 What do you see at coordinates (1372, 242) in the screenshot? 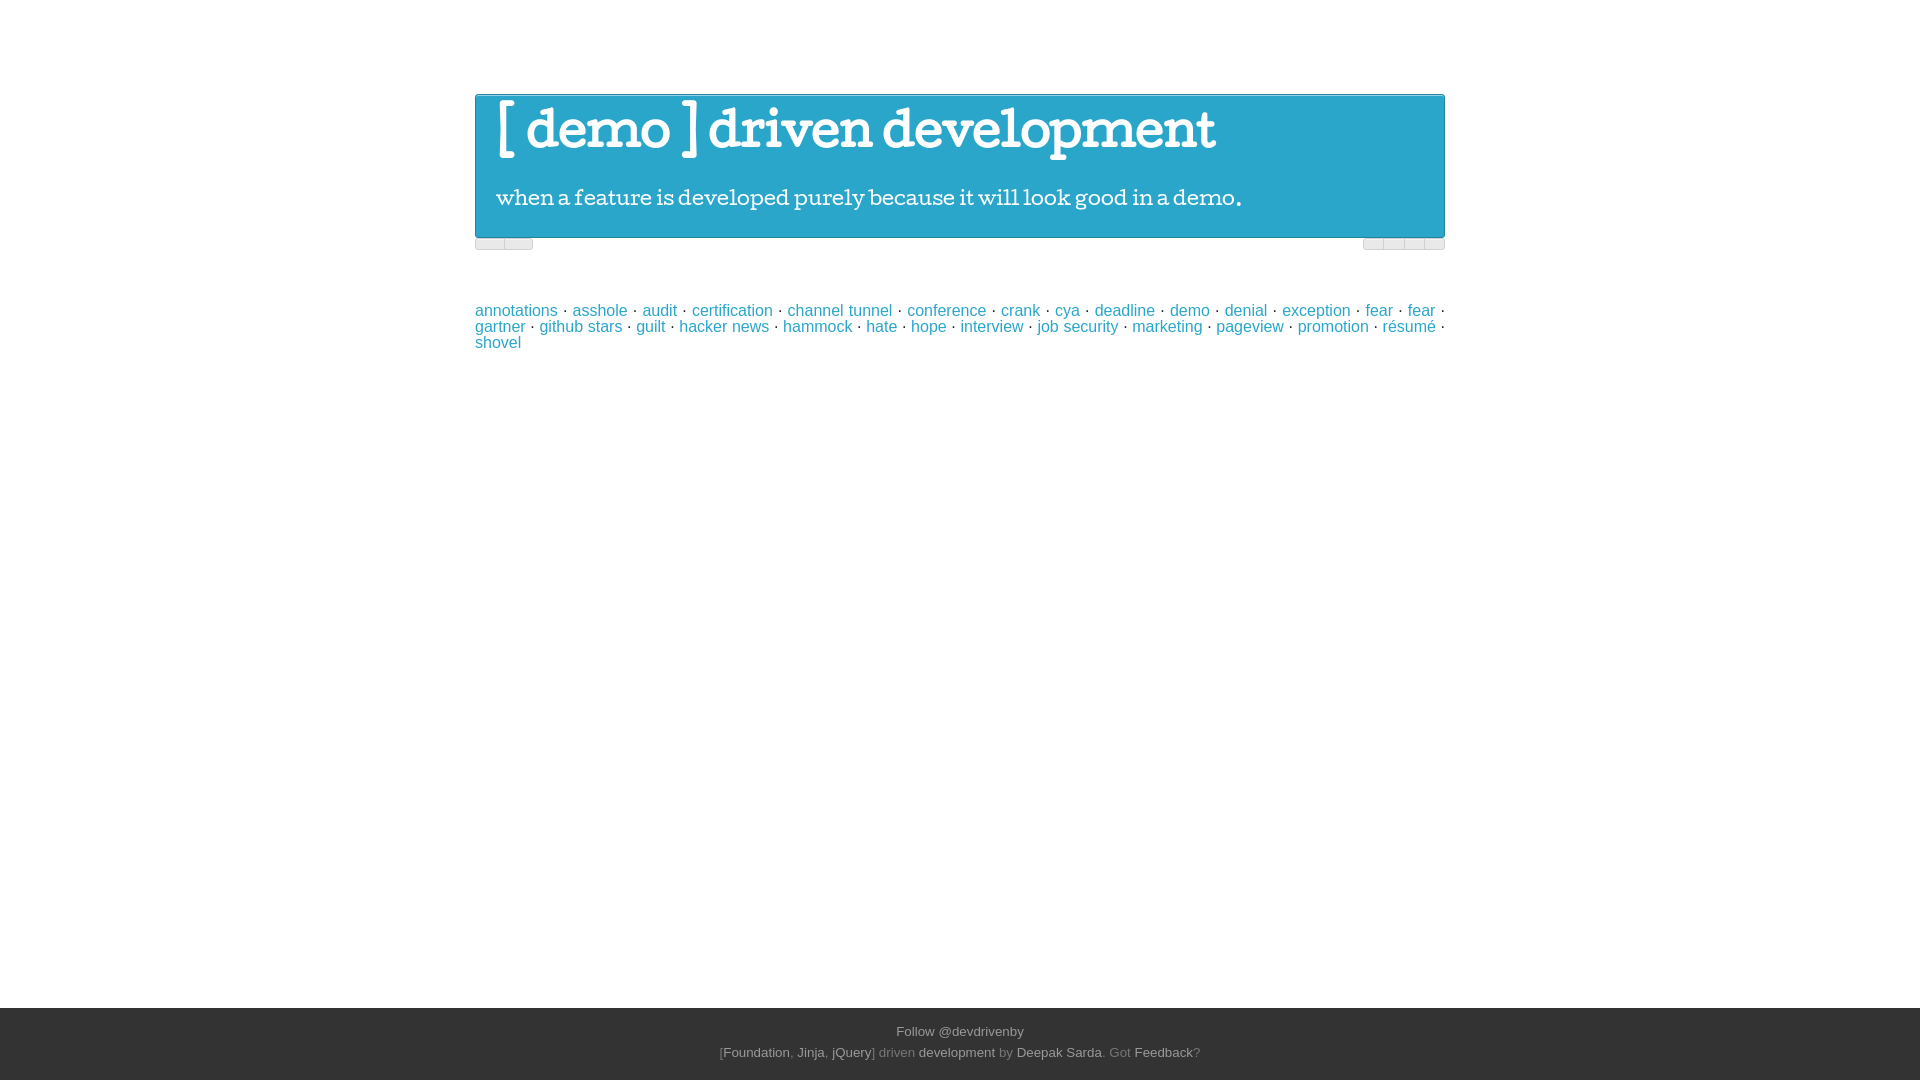
I see `'share on twitter'` at bounding box center [1372, 242].